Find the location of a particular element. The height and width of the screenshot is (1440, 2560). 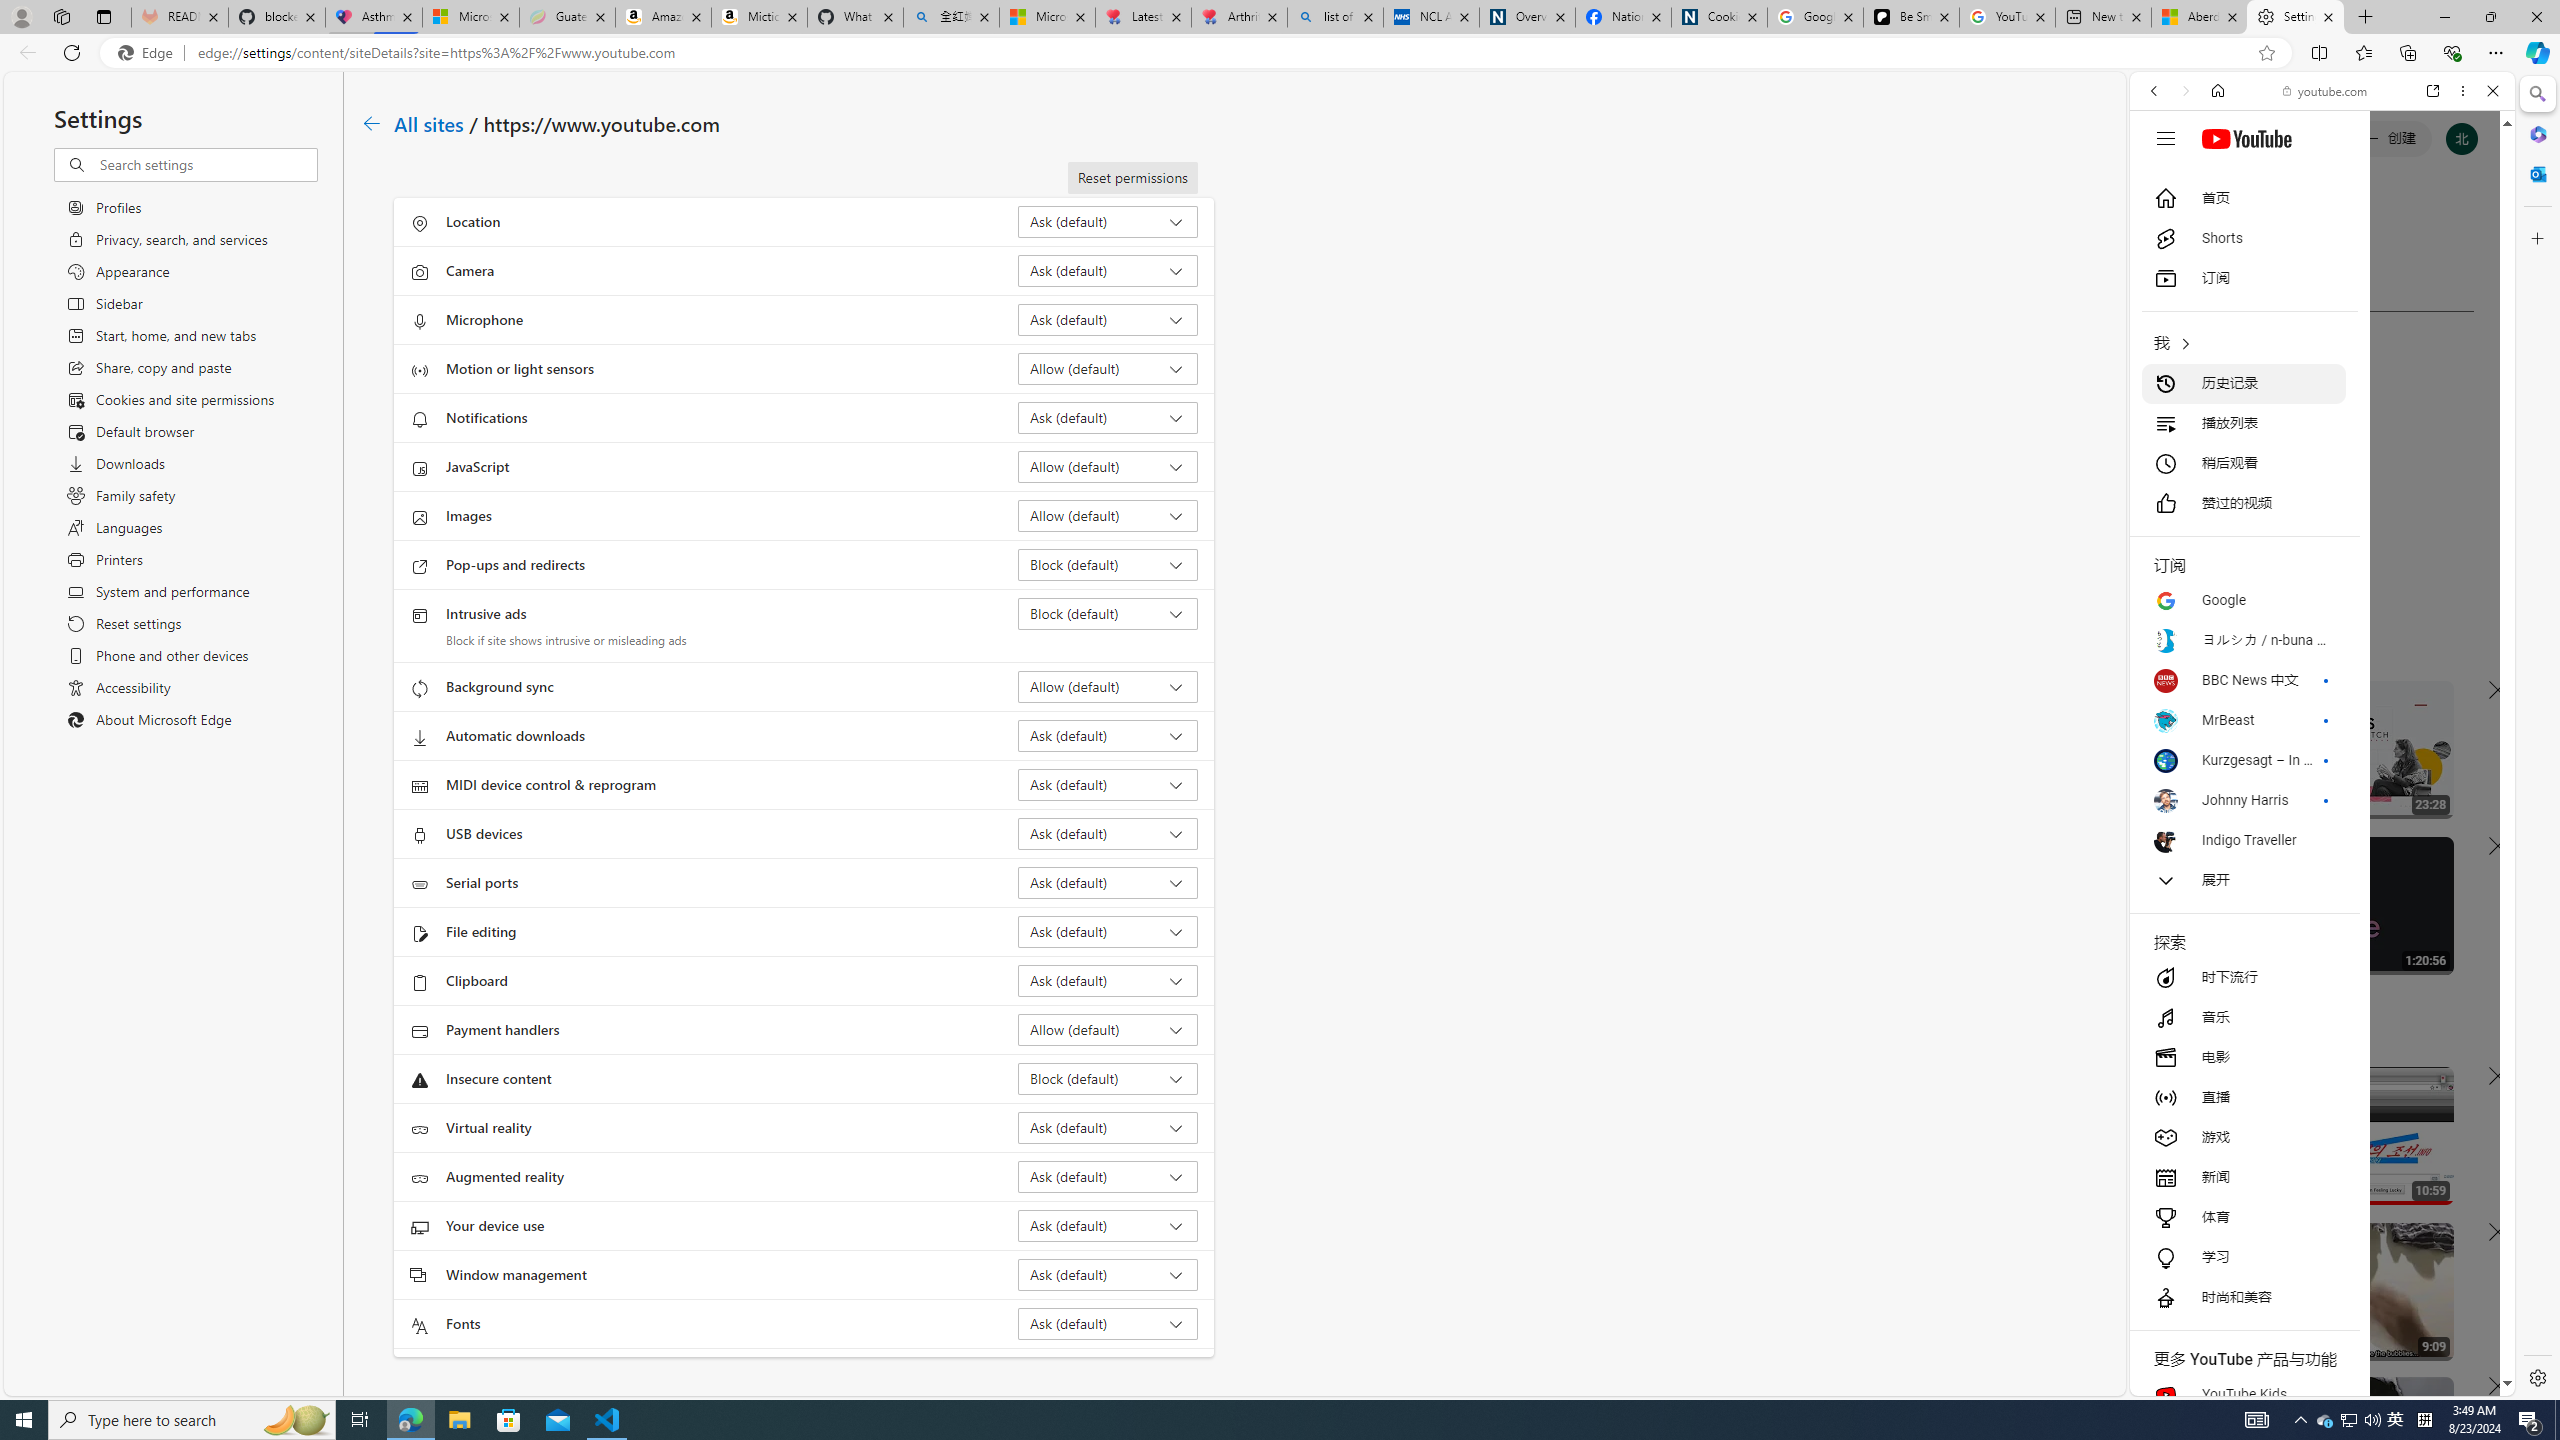

'Fonts Ask (default)' is located at coordinates (1108, 1324).